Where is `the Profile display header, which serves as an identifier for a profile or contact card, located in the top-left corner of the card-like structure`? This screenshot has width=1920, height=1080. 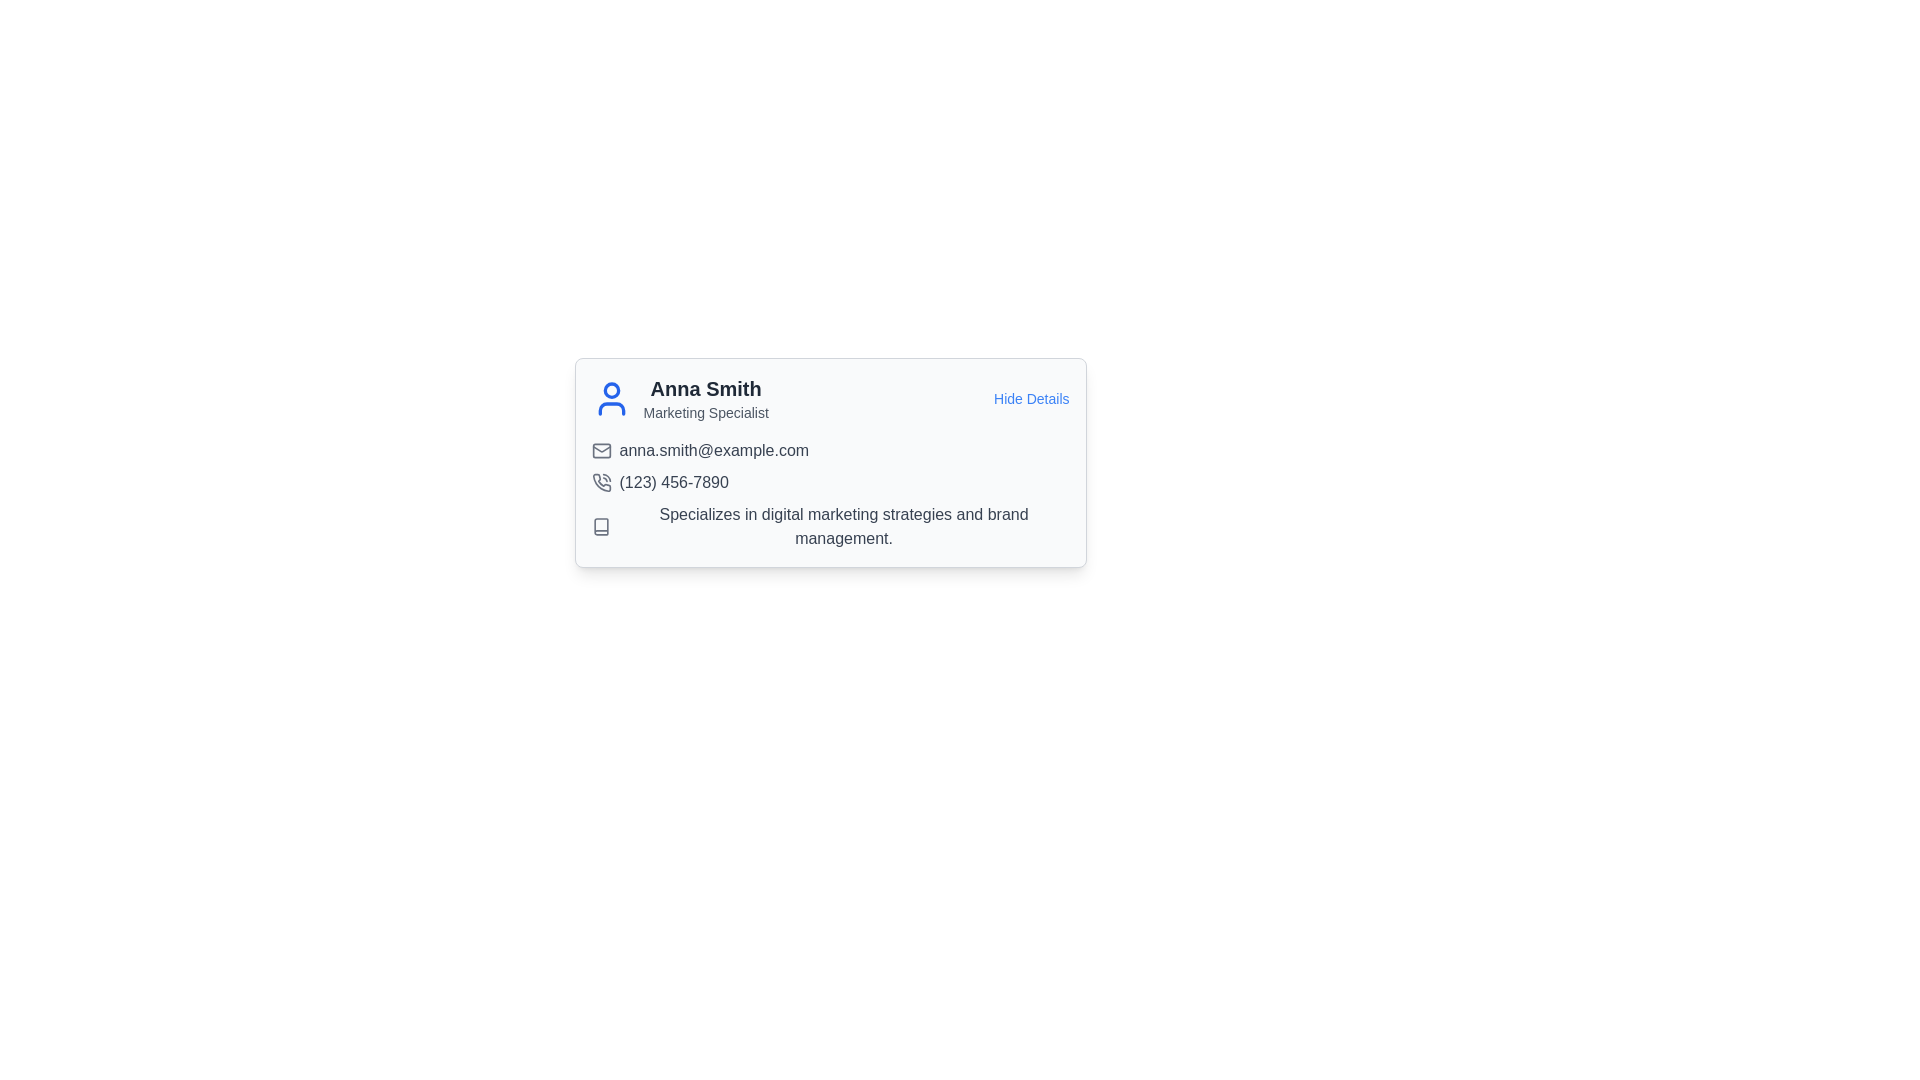 the Profile display header, which serves as an identifier for a profile or contact card, located in the top-left corner of the card-like structure is located at coordinates (680, 398).